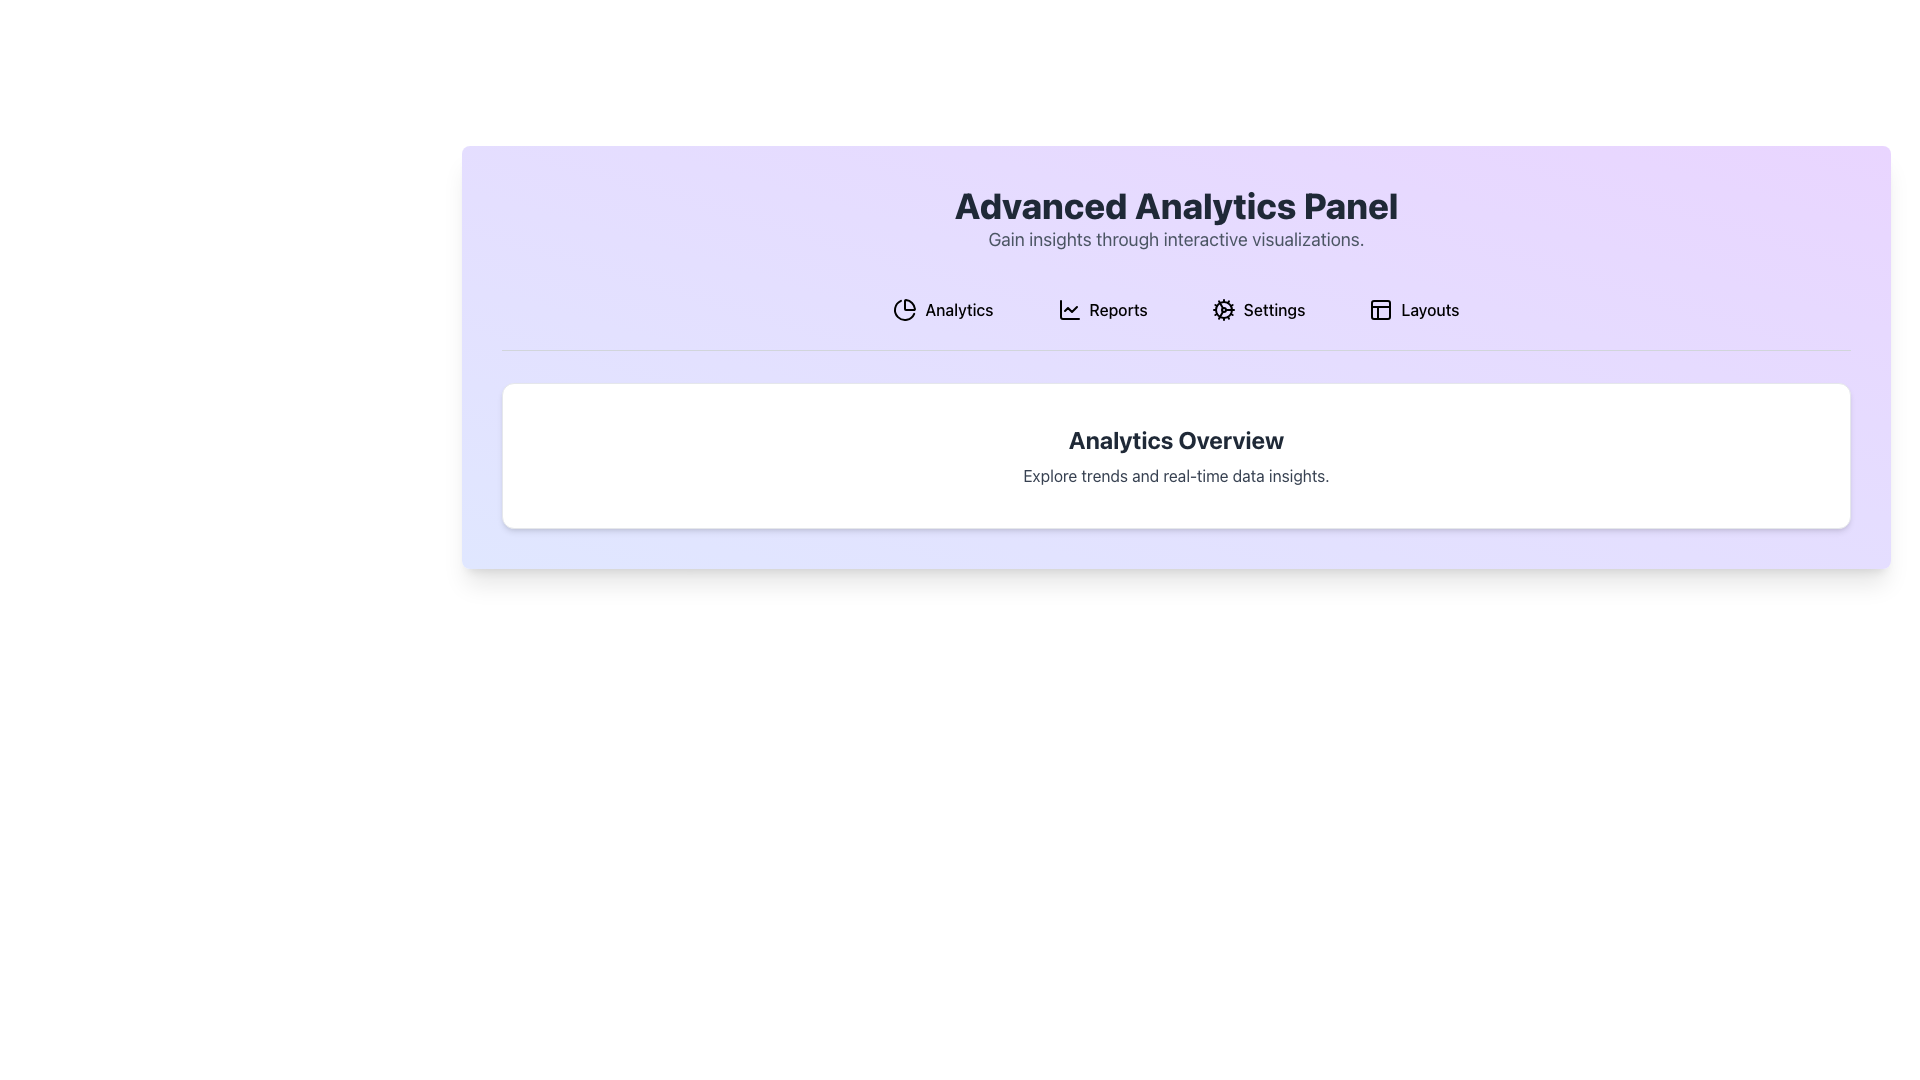  Describe the element at coordinates (1176, 455) in the screenshot. I see `text from the Descriptive Text Block titled 'Analytics Overview' which contains insights about trends and real-time data` at that location.